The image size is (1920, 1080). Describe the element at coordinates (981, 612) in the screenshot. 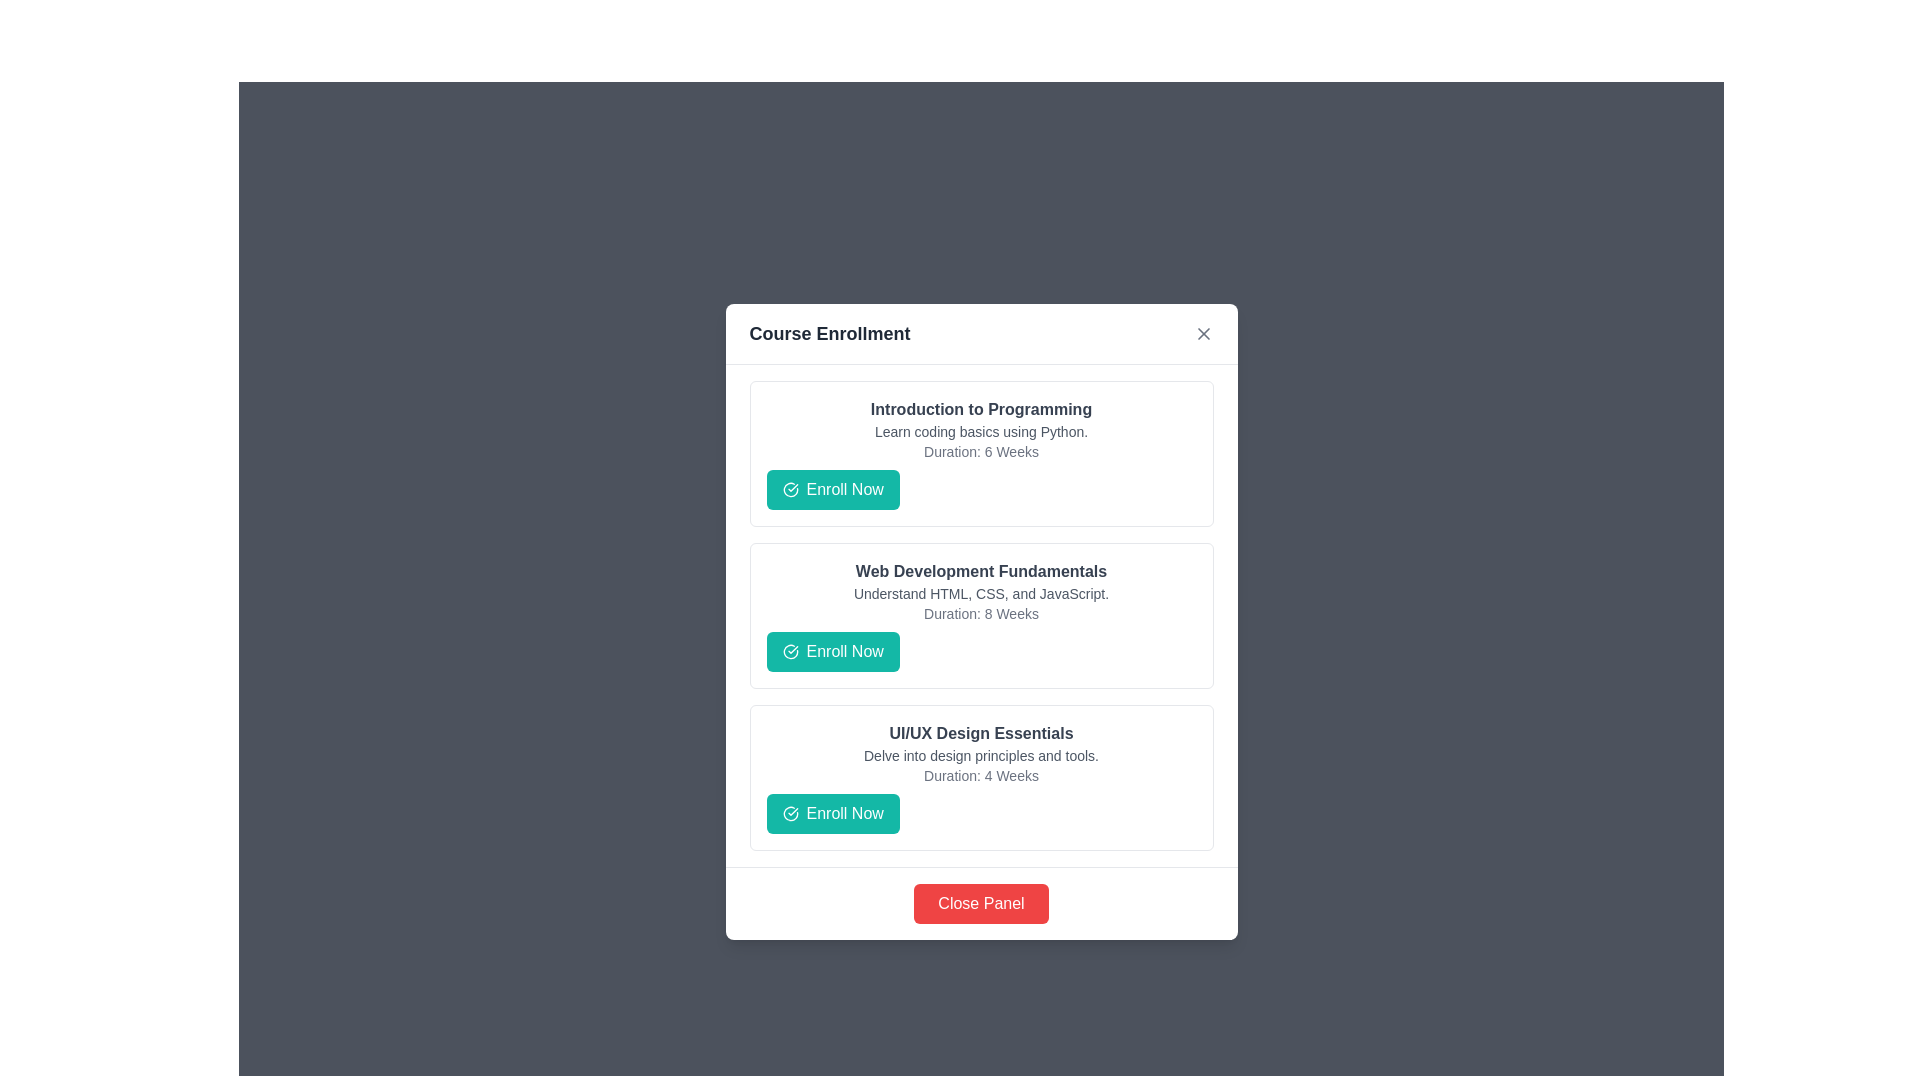

I see `the Text Label element displaying 'Duration: 8 Weeks', located in the second course card above the 'Enroll Now' button` at that location.